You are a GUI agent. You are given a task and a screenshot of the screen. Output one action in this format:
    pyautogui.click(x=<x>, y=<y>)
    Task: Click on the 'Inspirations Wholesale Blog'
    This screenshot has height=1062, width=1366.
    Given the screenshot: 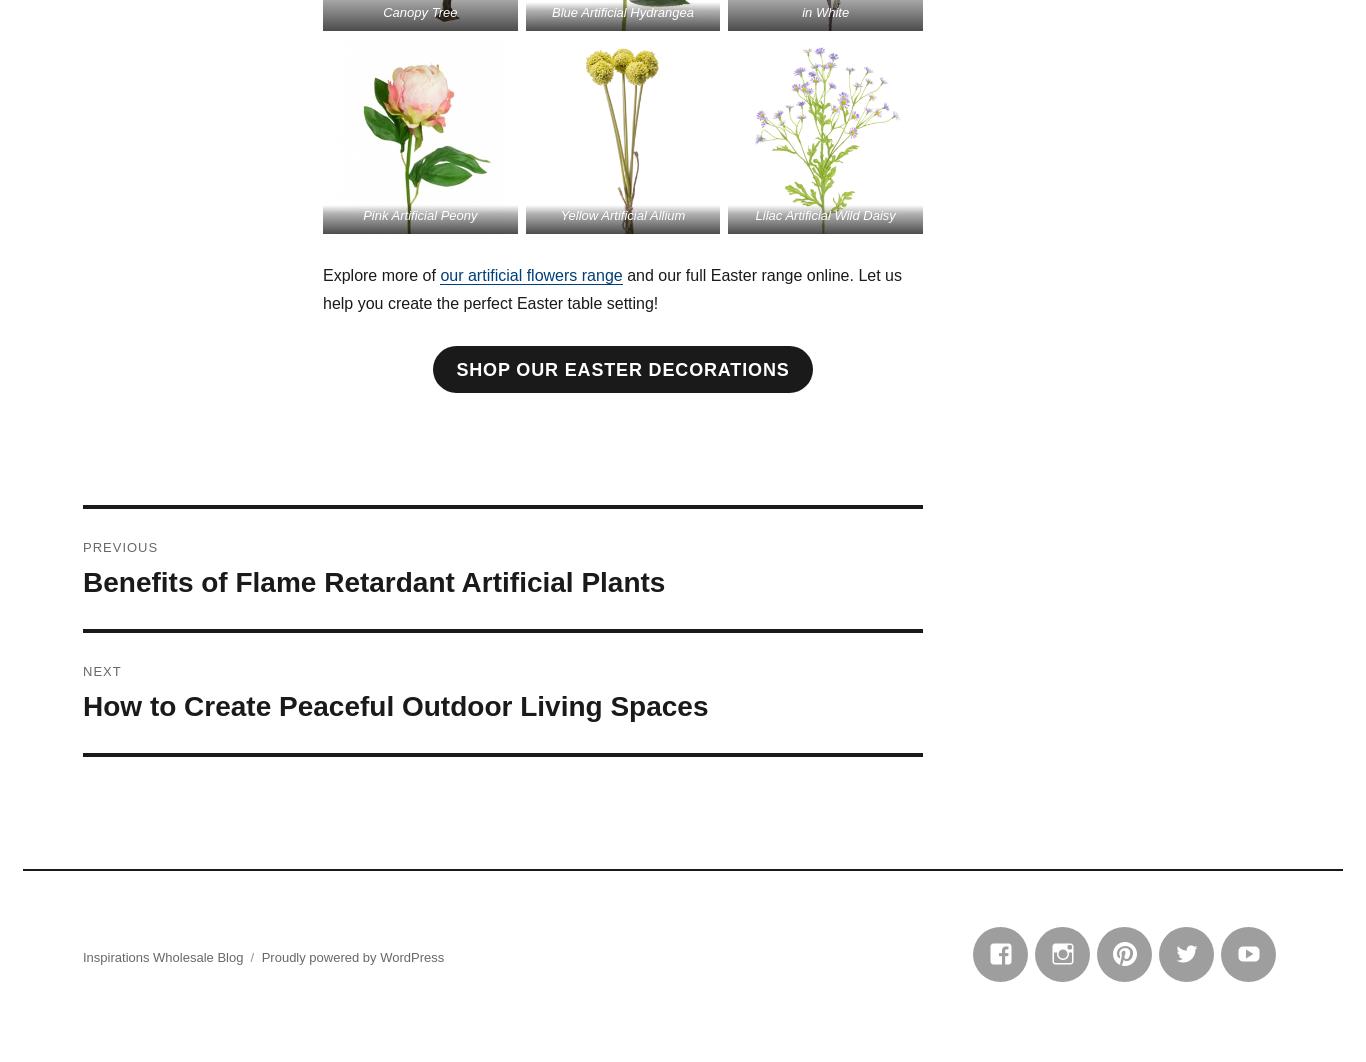 What is the action you would take?
    pyautogui.click(x=161, y=956)
    